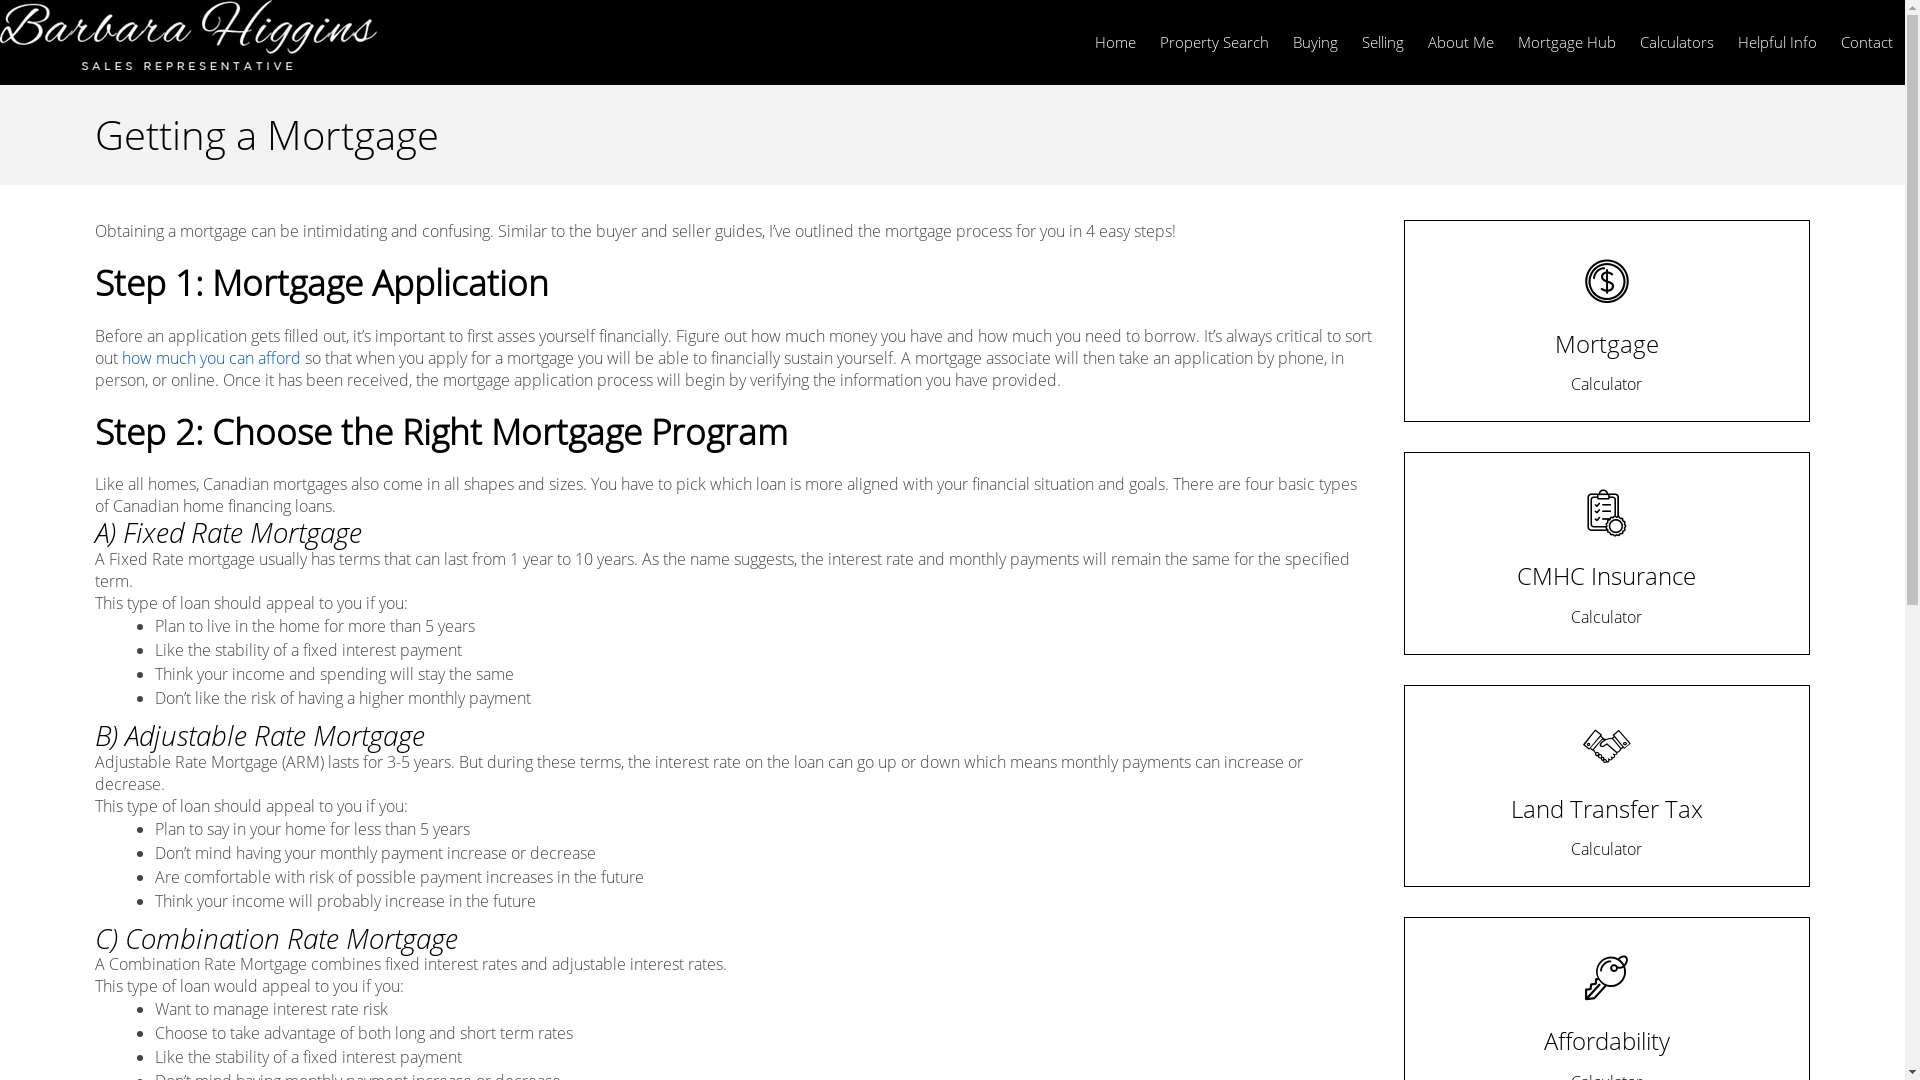 Image resolution: width=1920 pixels, height=1080 pixels. What do you see at coordinates (1315, 42) in the screenshot?
I see `'Buying'` at bounding box center [1315, 42].